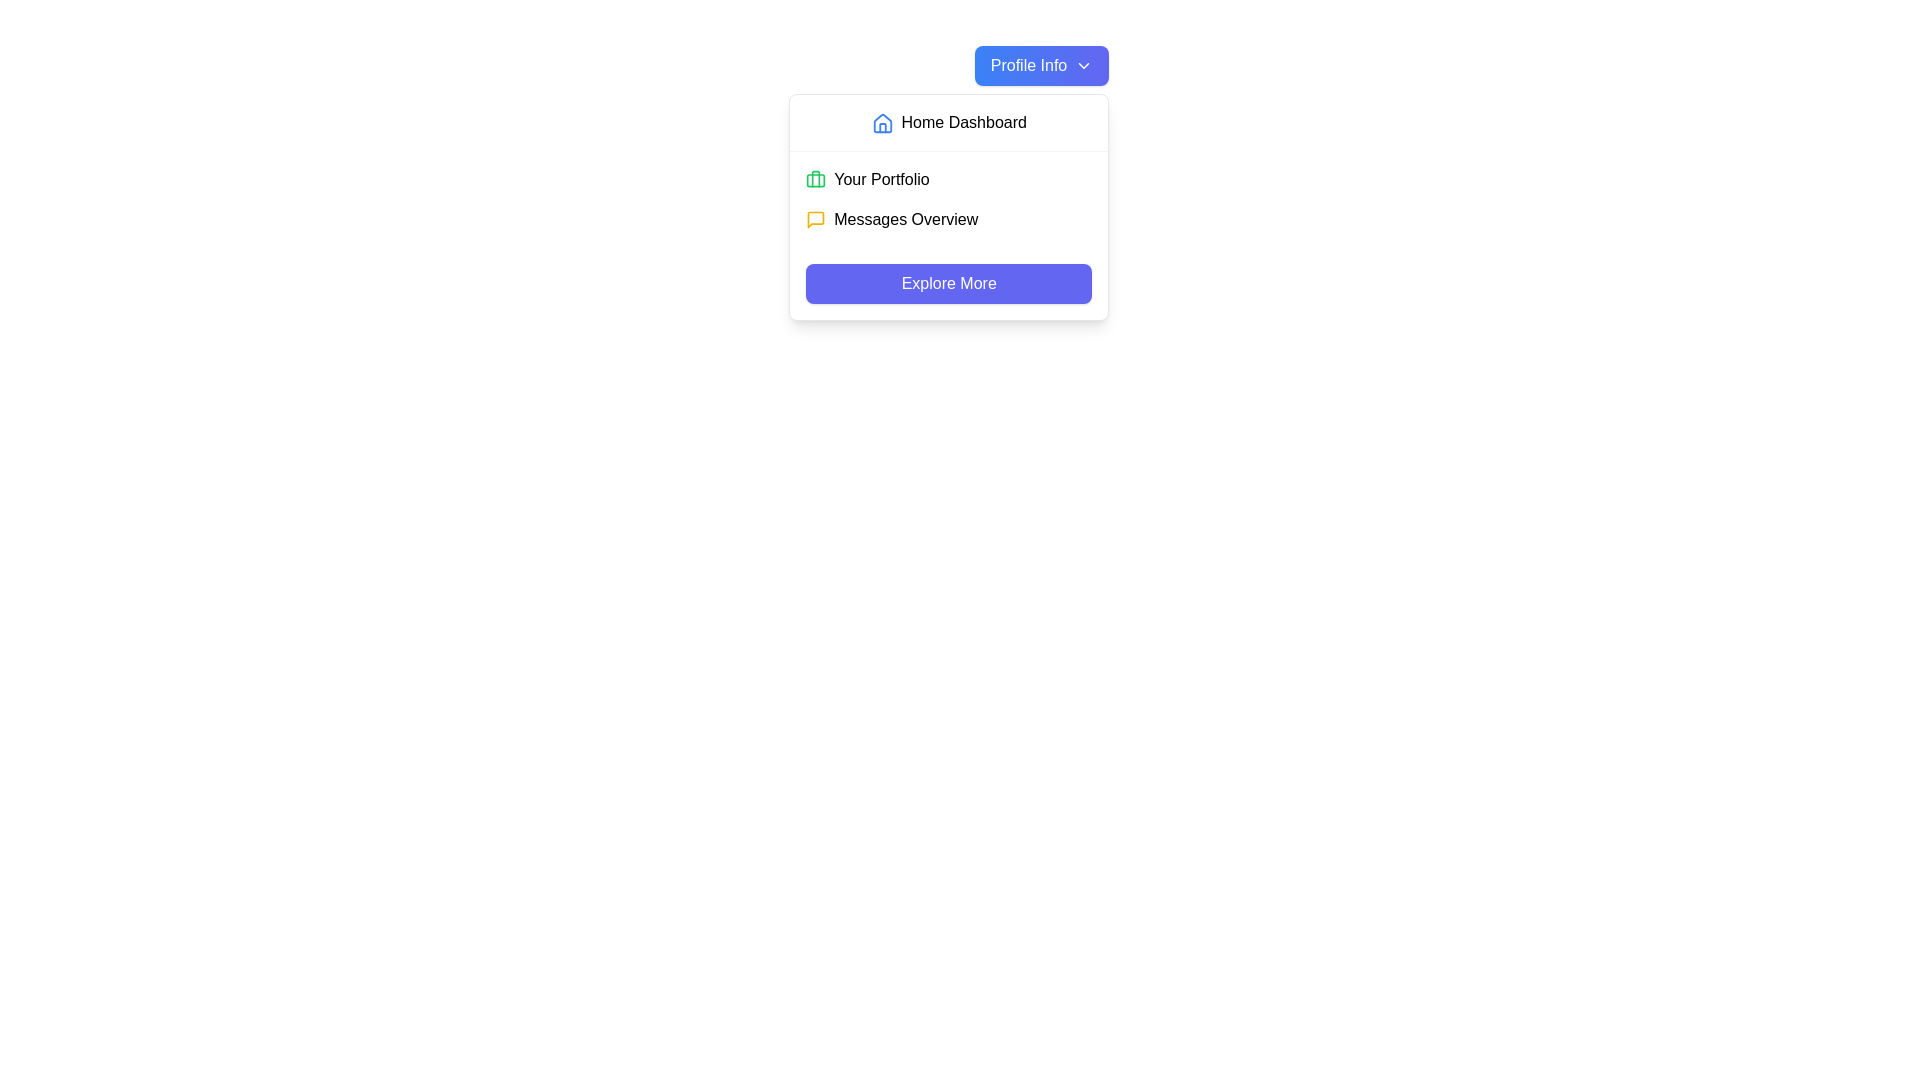  Describe the element at coordinates (816, 180) in the screenshot. I see `the green briefcase icon located to the left of the 'Your Portfolio' text in the dropdown menu` at that location.